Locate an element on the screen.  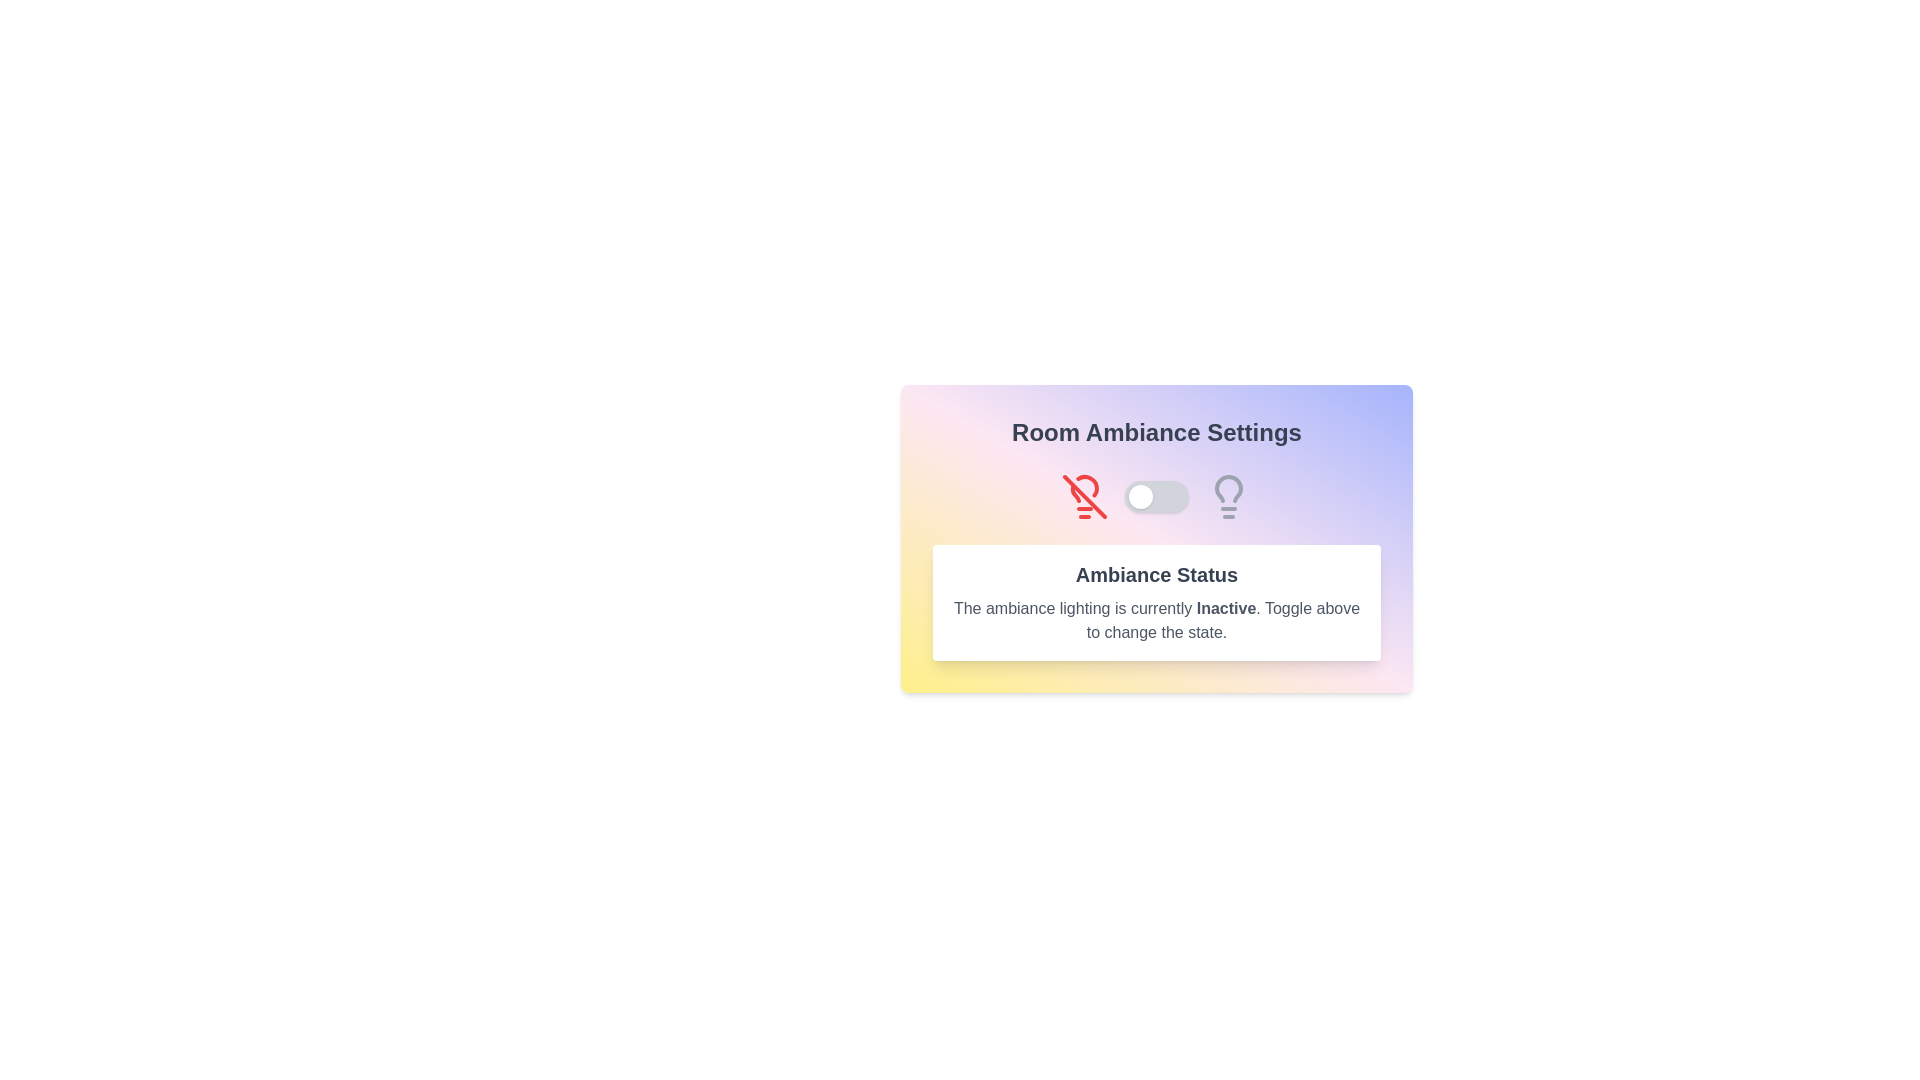
the toggle switch handle, which is a small circular switch with a white background and rounded edges is located at coordinates (1141, 496).